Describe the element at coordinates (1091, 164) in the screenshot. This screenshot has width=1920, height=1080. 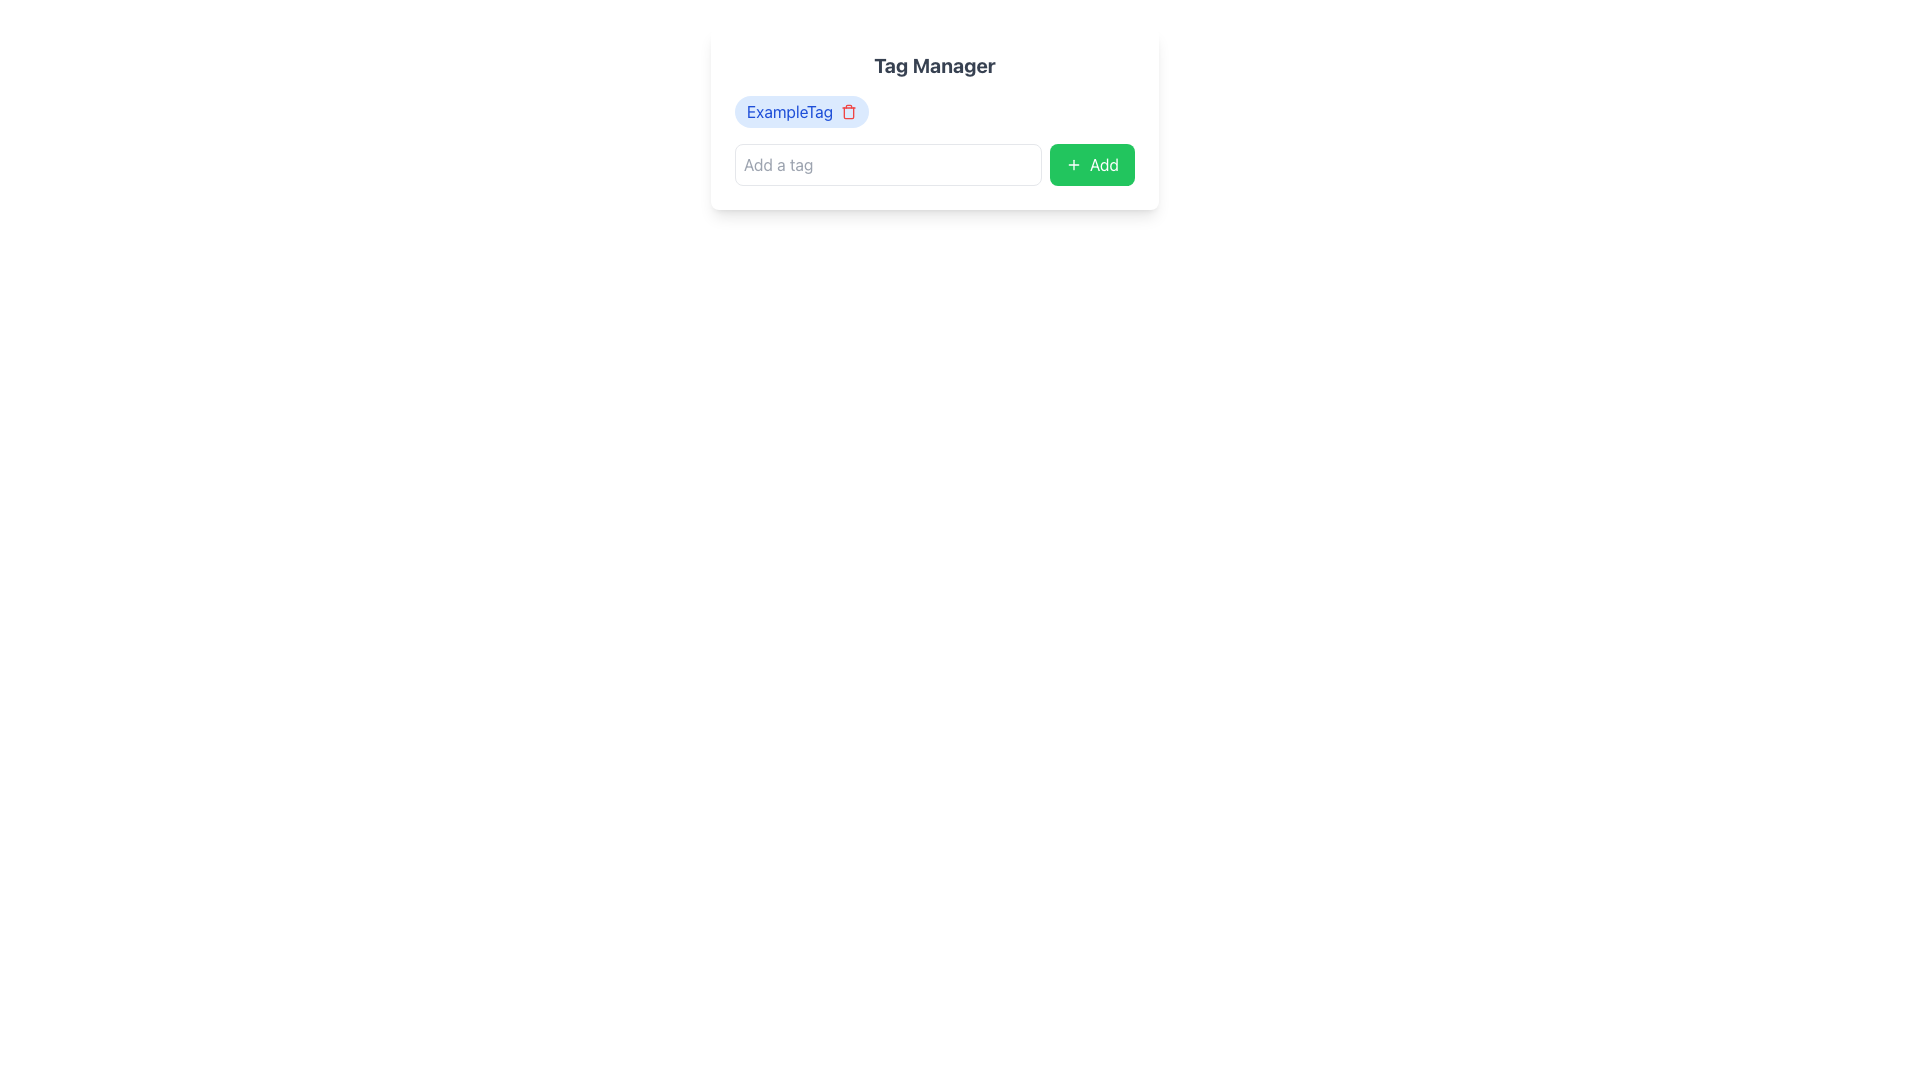
I see `the 'Add Tag' button located in the 'Tag Manager' section` at that location.